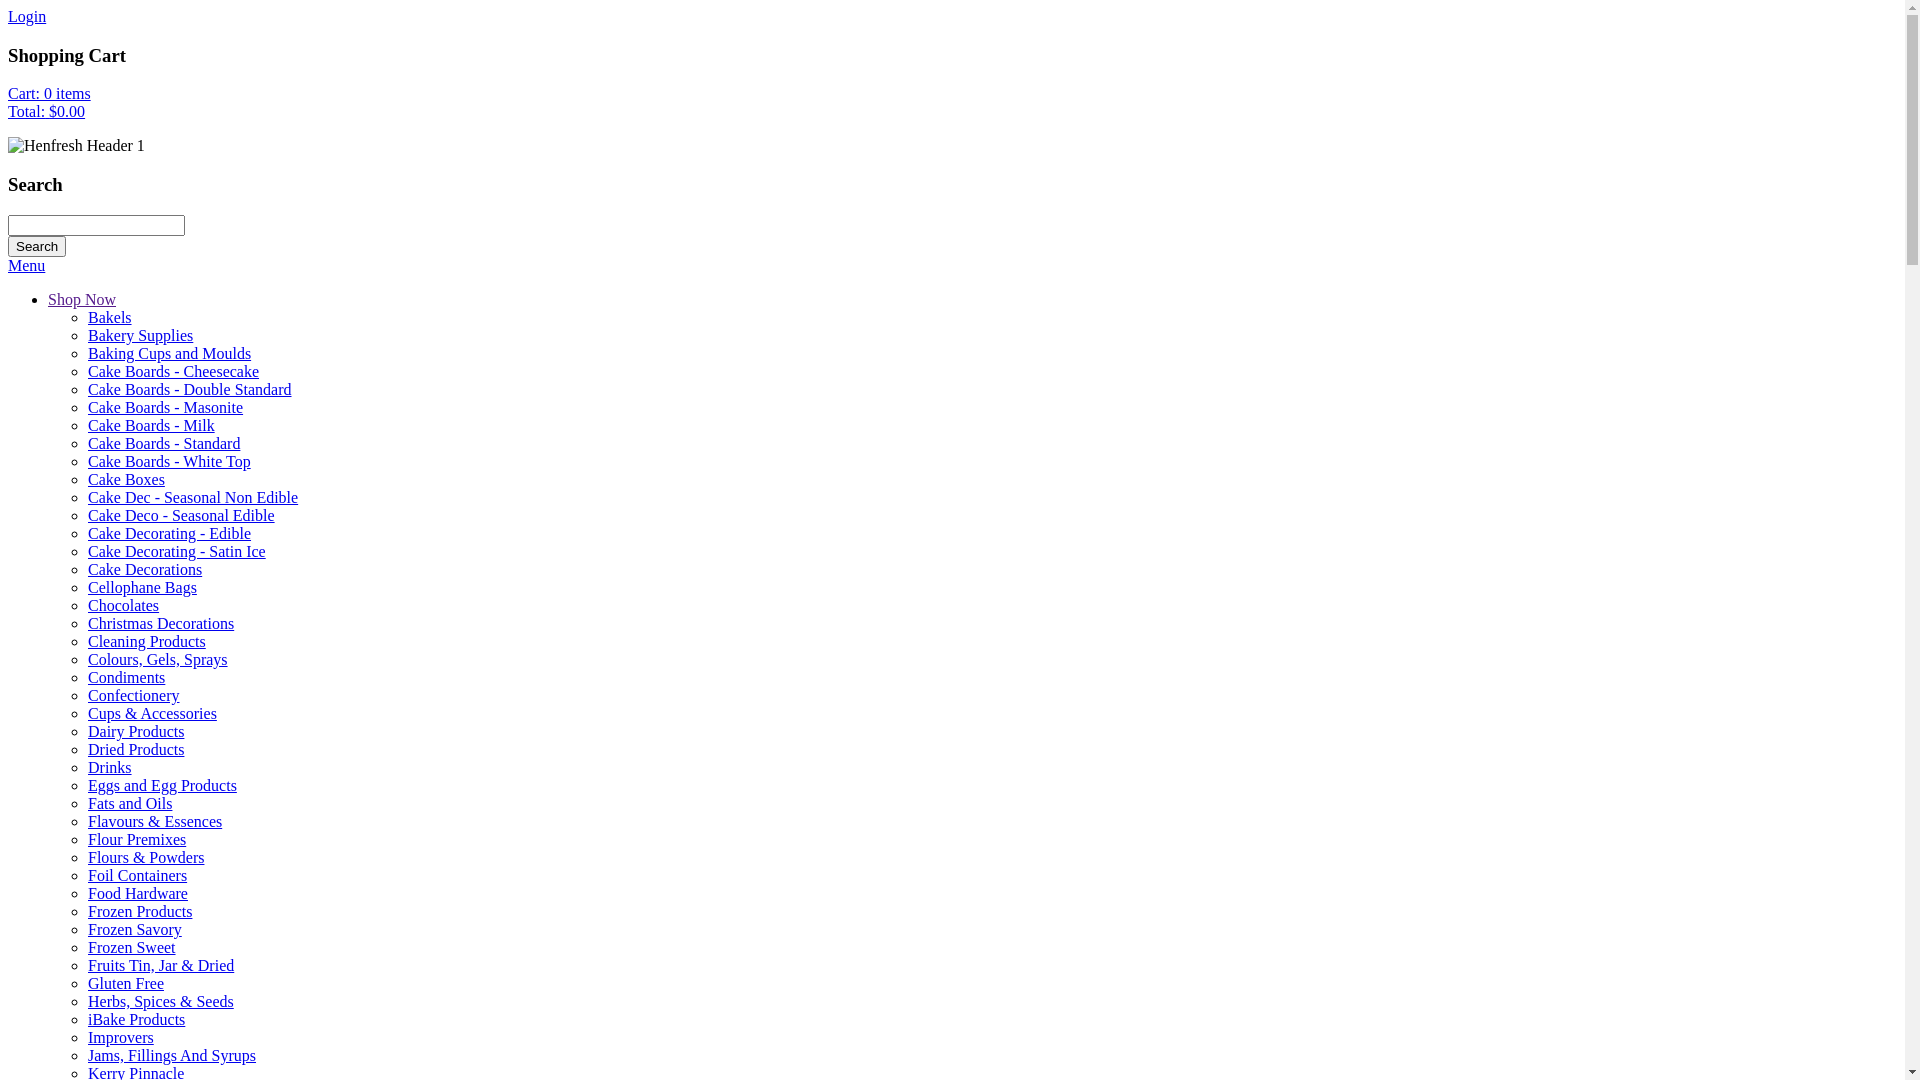 Image resolution: width=1920 pixels, height=1080 pixels. Describe the element at coordinates (80, 299) in the screenshot. I see `'Shop Now'` at that location.